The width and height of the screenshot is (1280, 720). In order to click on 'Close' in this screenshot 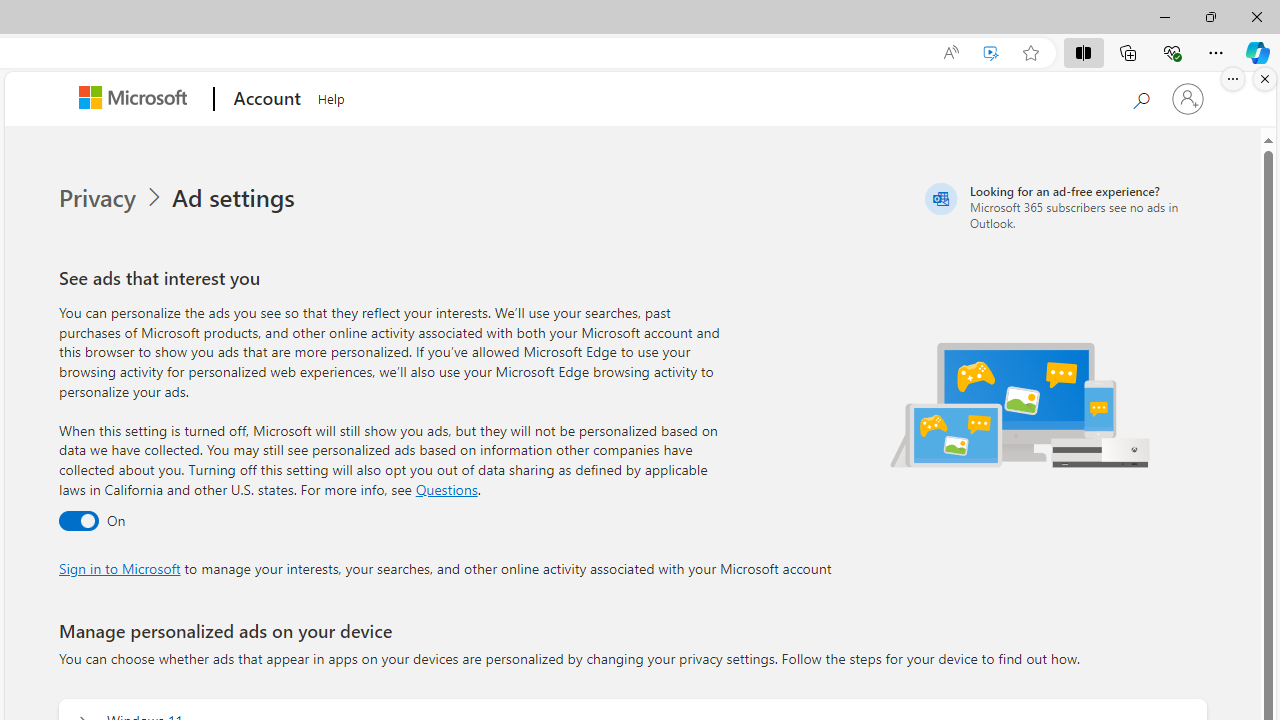, I will do `click(1255, 16)`.